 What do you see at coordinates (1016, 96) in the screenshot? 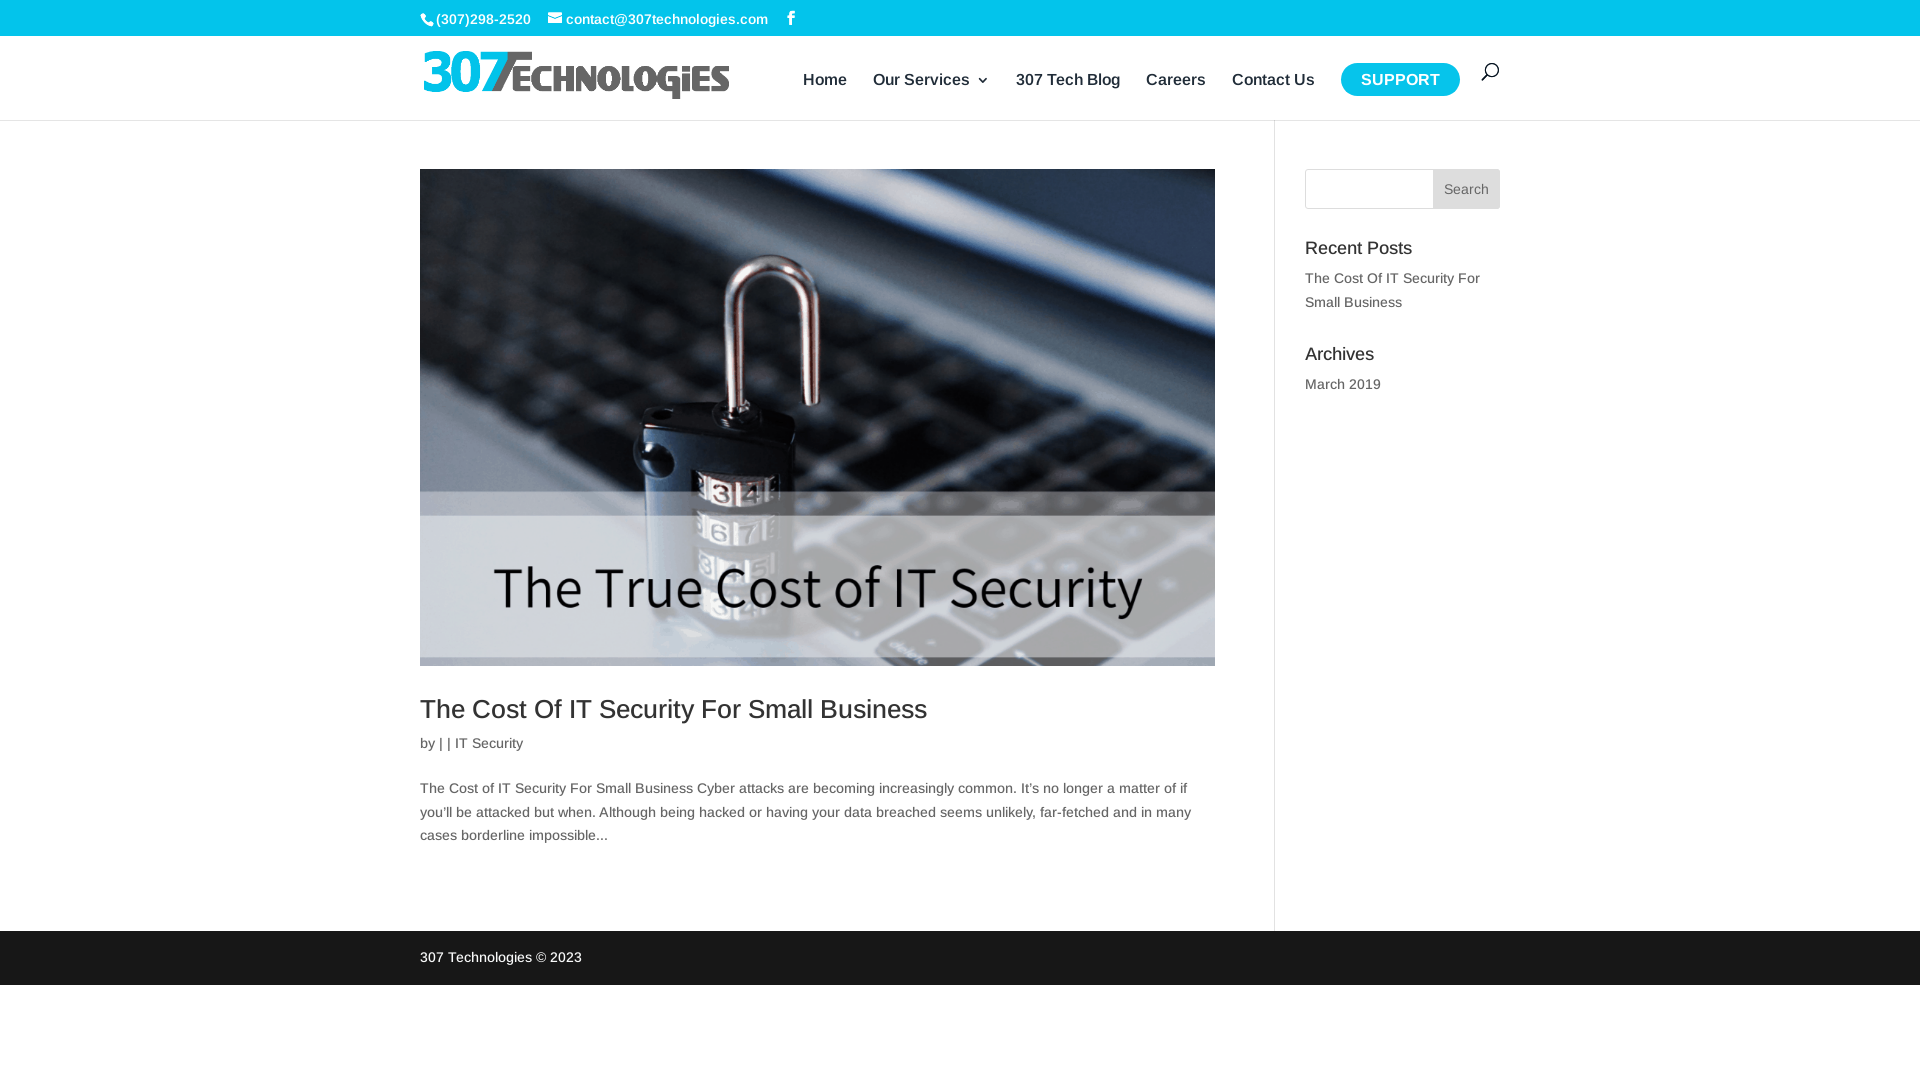
I see `'307 Tech Blog'` at bounding box center [1016, 96].